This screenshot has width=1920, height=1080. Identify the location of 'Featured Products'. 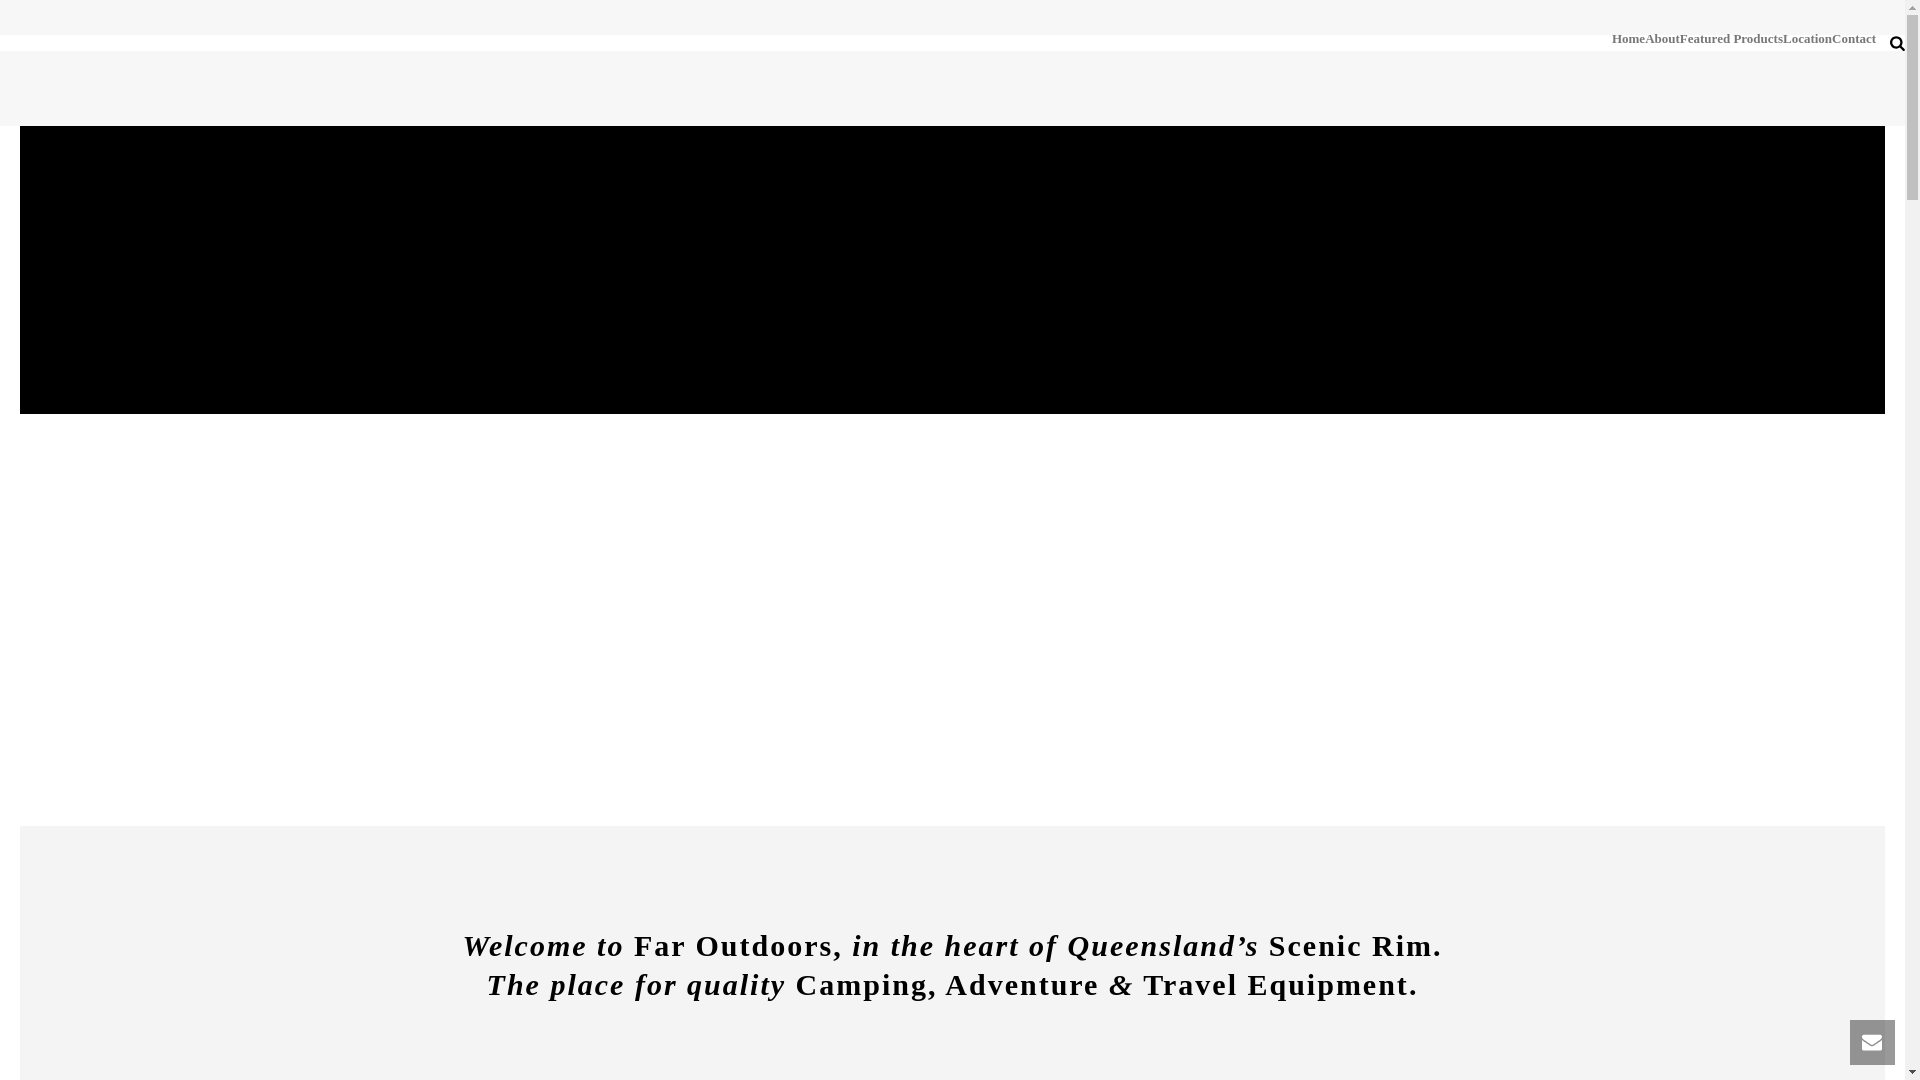
(1730, 38).